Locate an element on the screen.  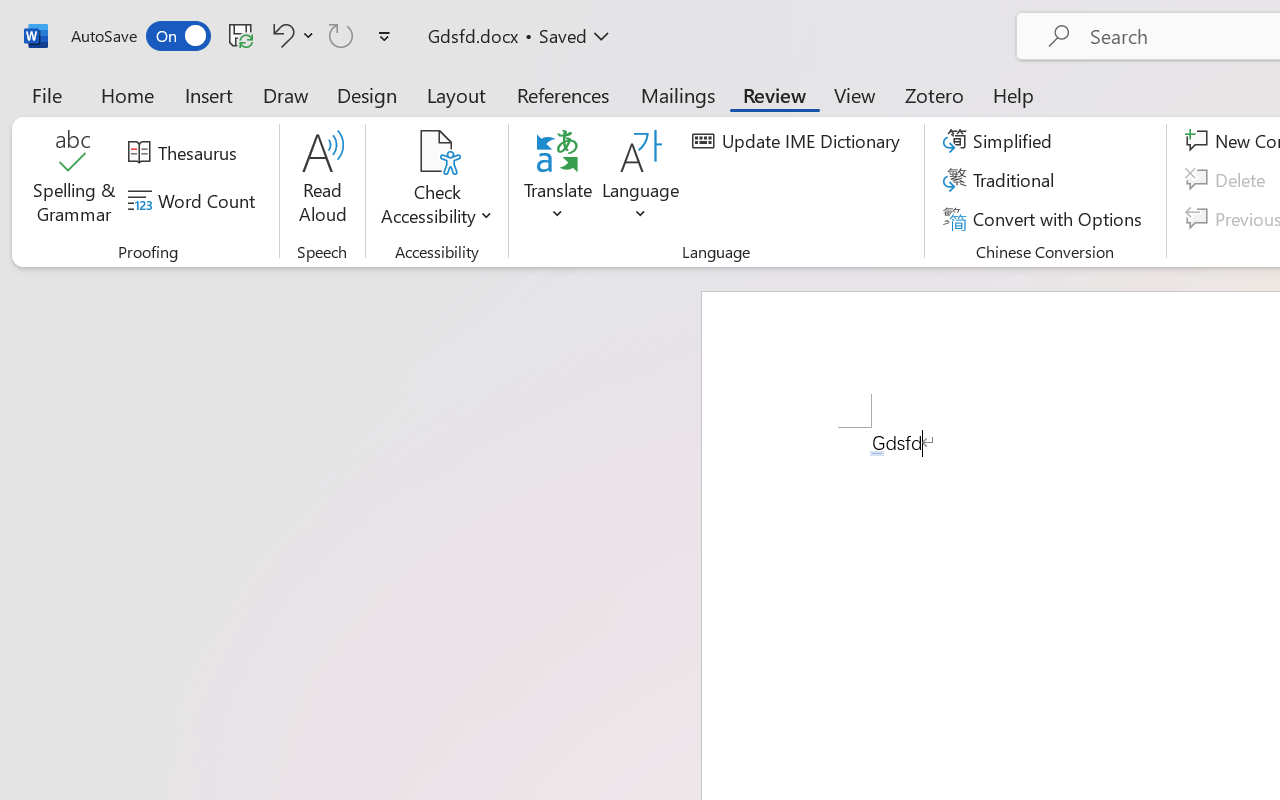
'Convert with Options...' is located at coordinates (1044, 218).